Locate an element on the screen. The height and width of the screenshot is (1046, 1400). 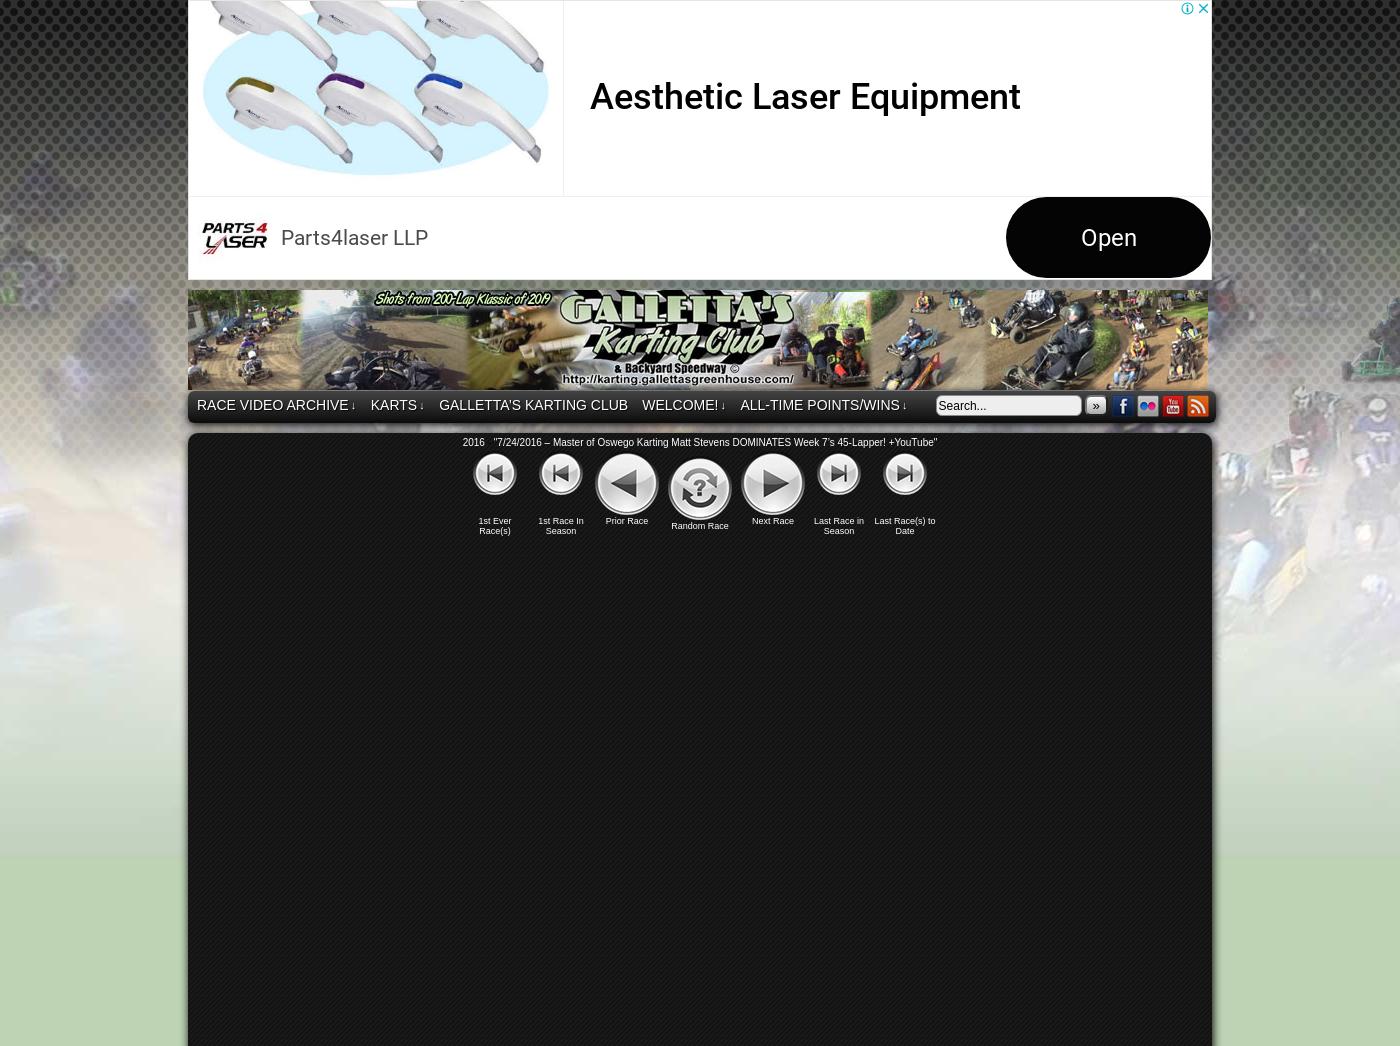
'2016' is located at coordinates (473, 441).